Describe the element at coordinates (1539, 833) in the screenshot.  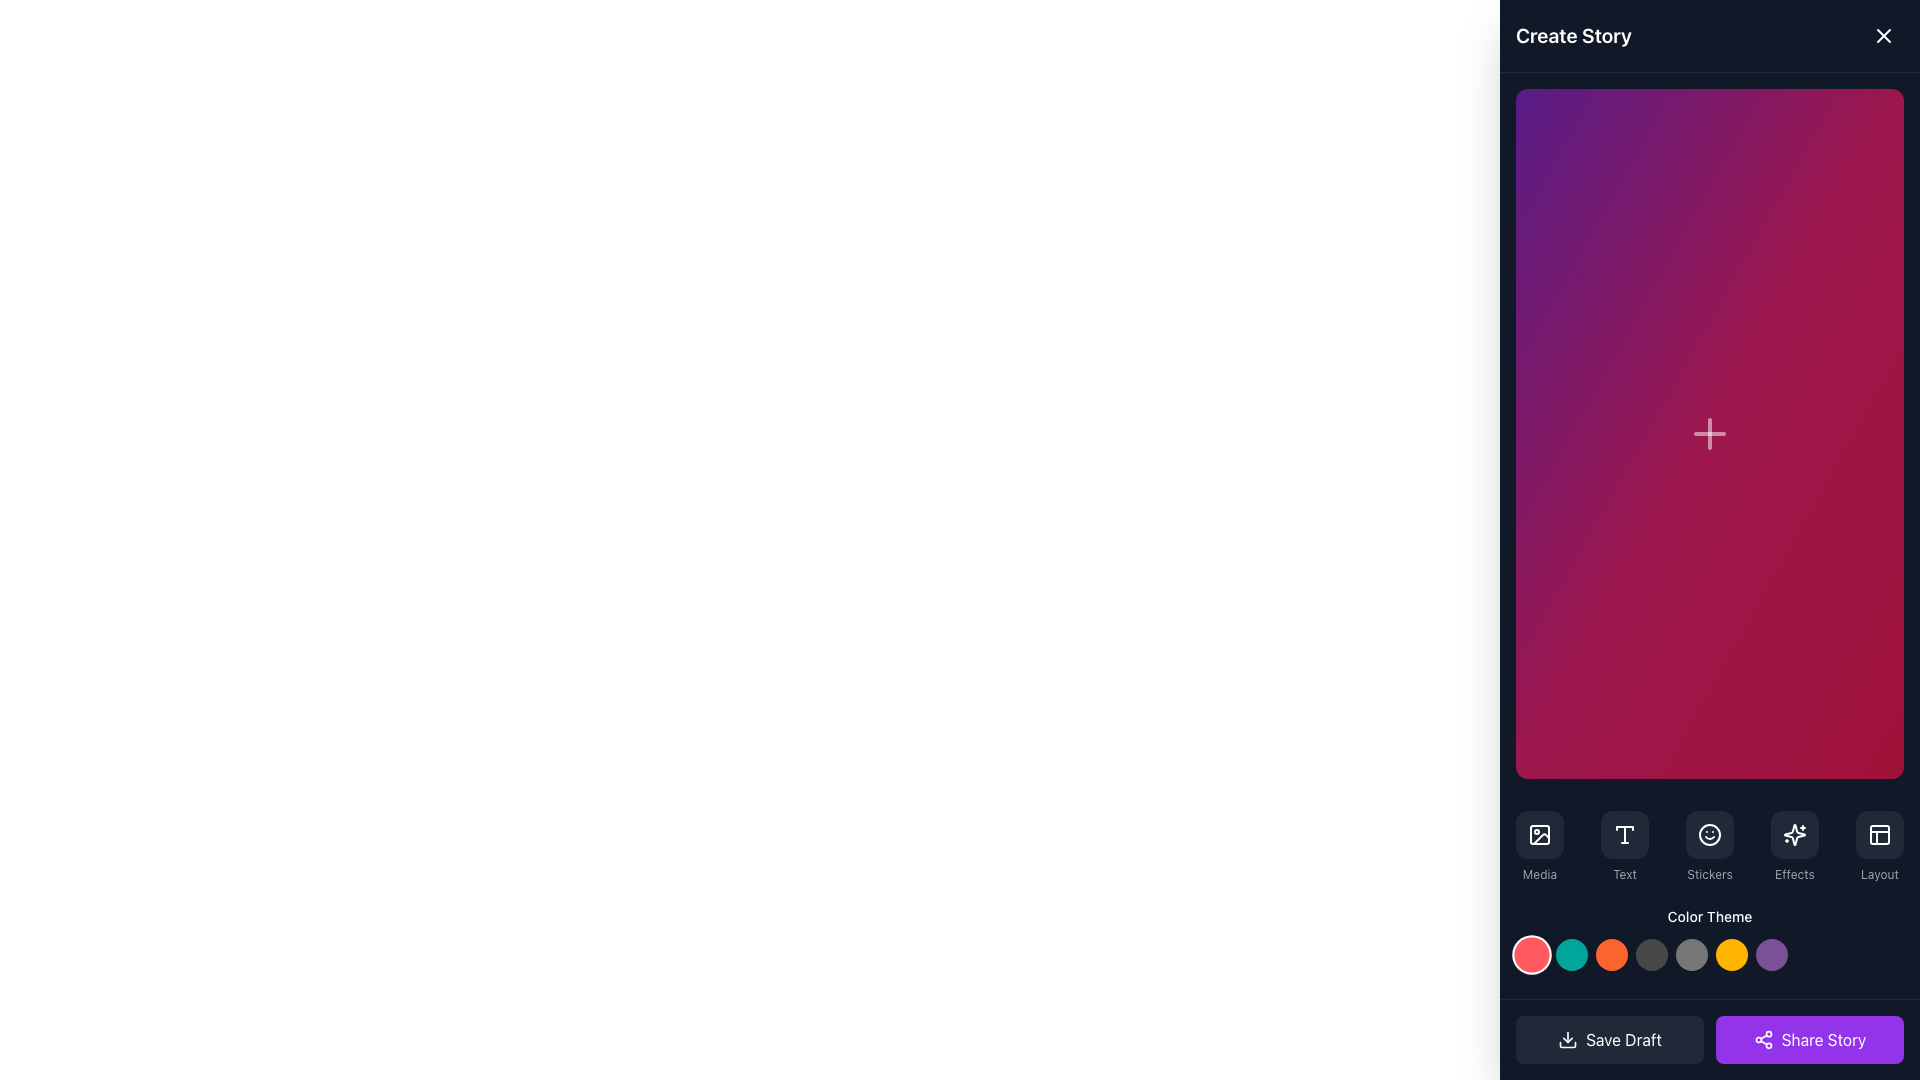
I see `the largest rectangular component of the icon representing an image or media upload feature located at the lower portion of the right sidebar` at that location.